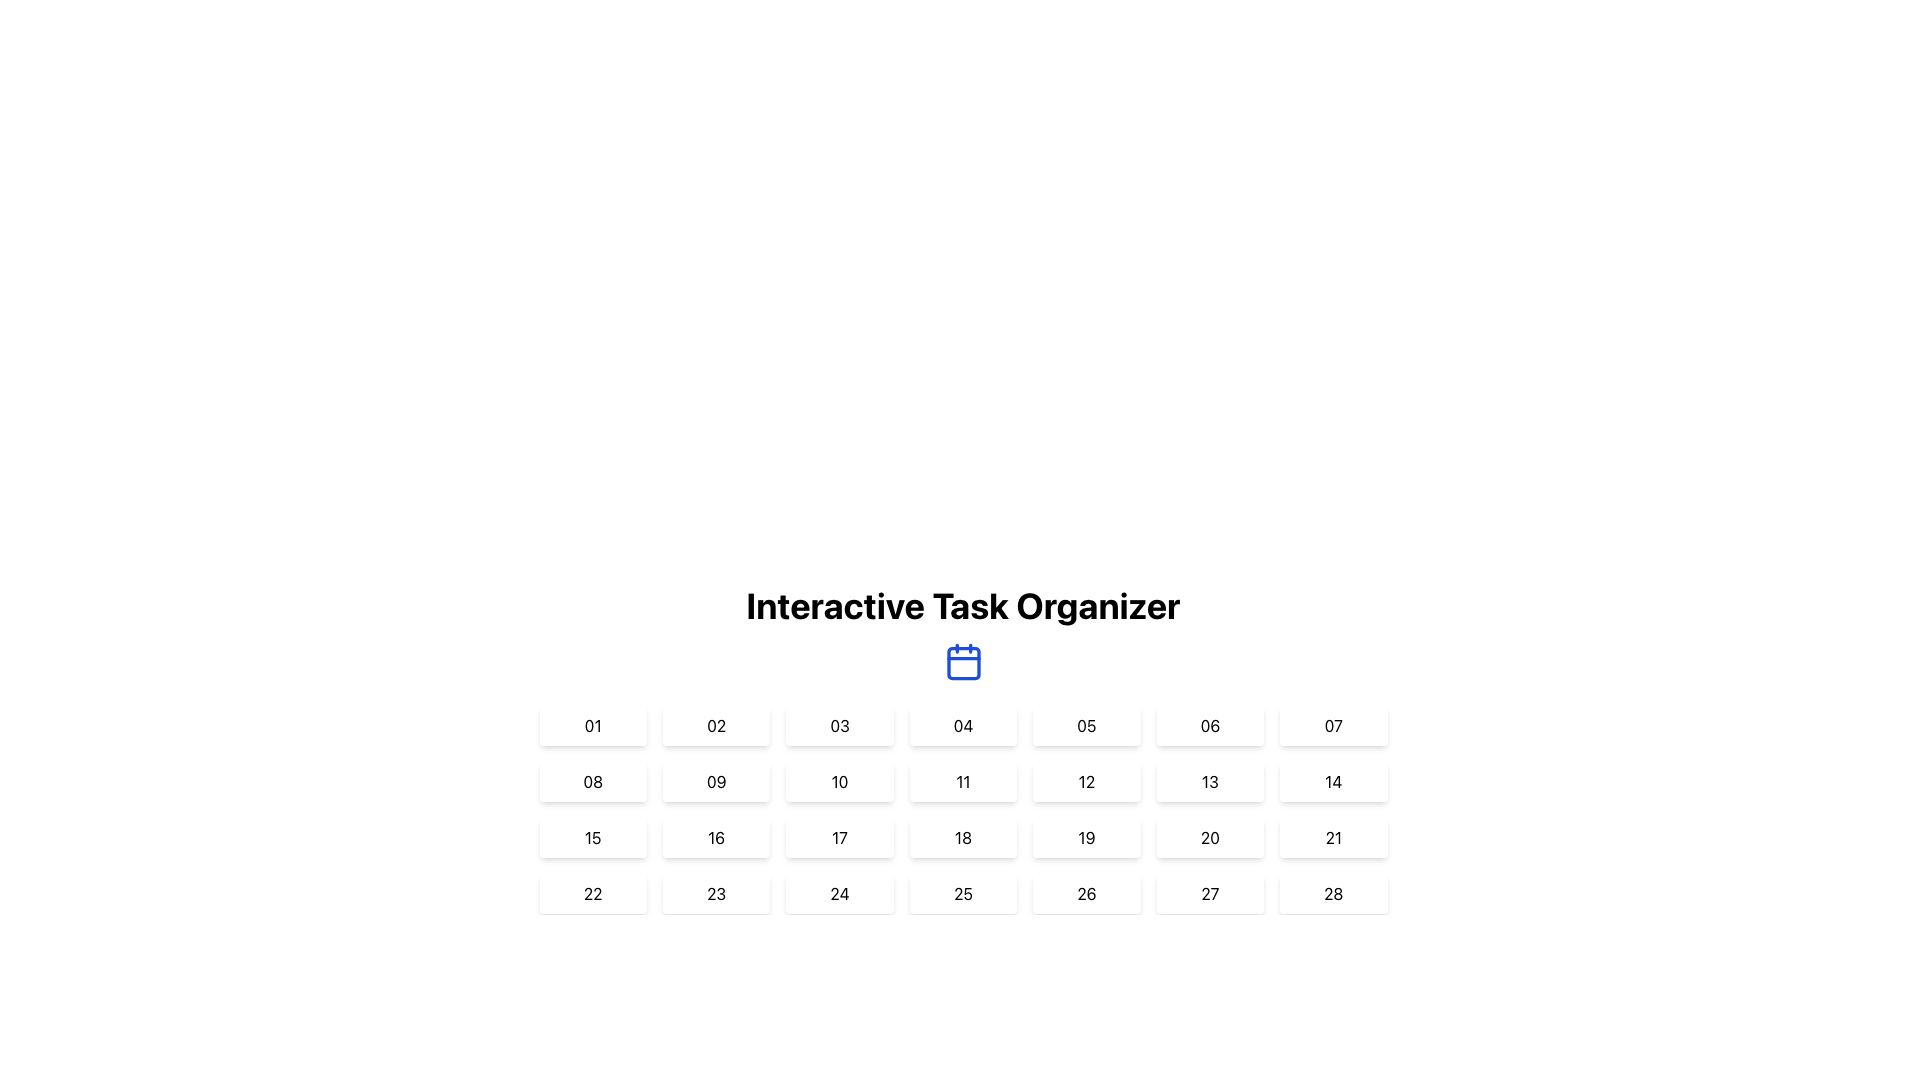  What do you see at coordinates (963, 837) in the screenshot?
I see `the rectangular button styled as a tile with a rounded border, light gray background, and shadowed edges, displaying the number '18' in black` at bounding box center [963, 837].